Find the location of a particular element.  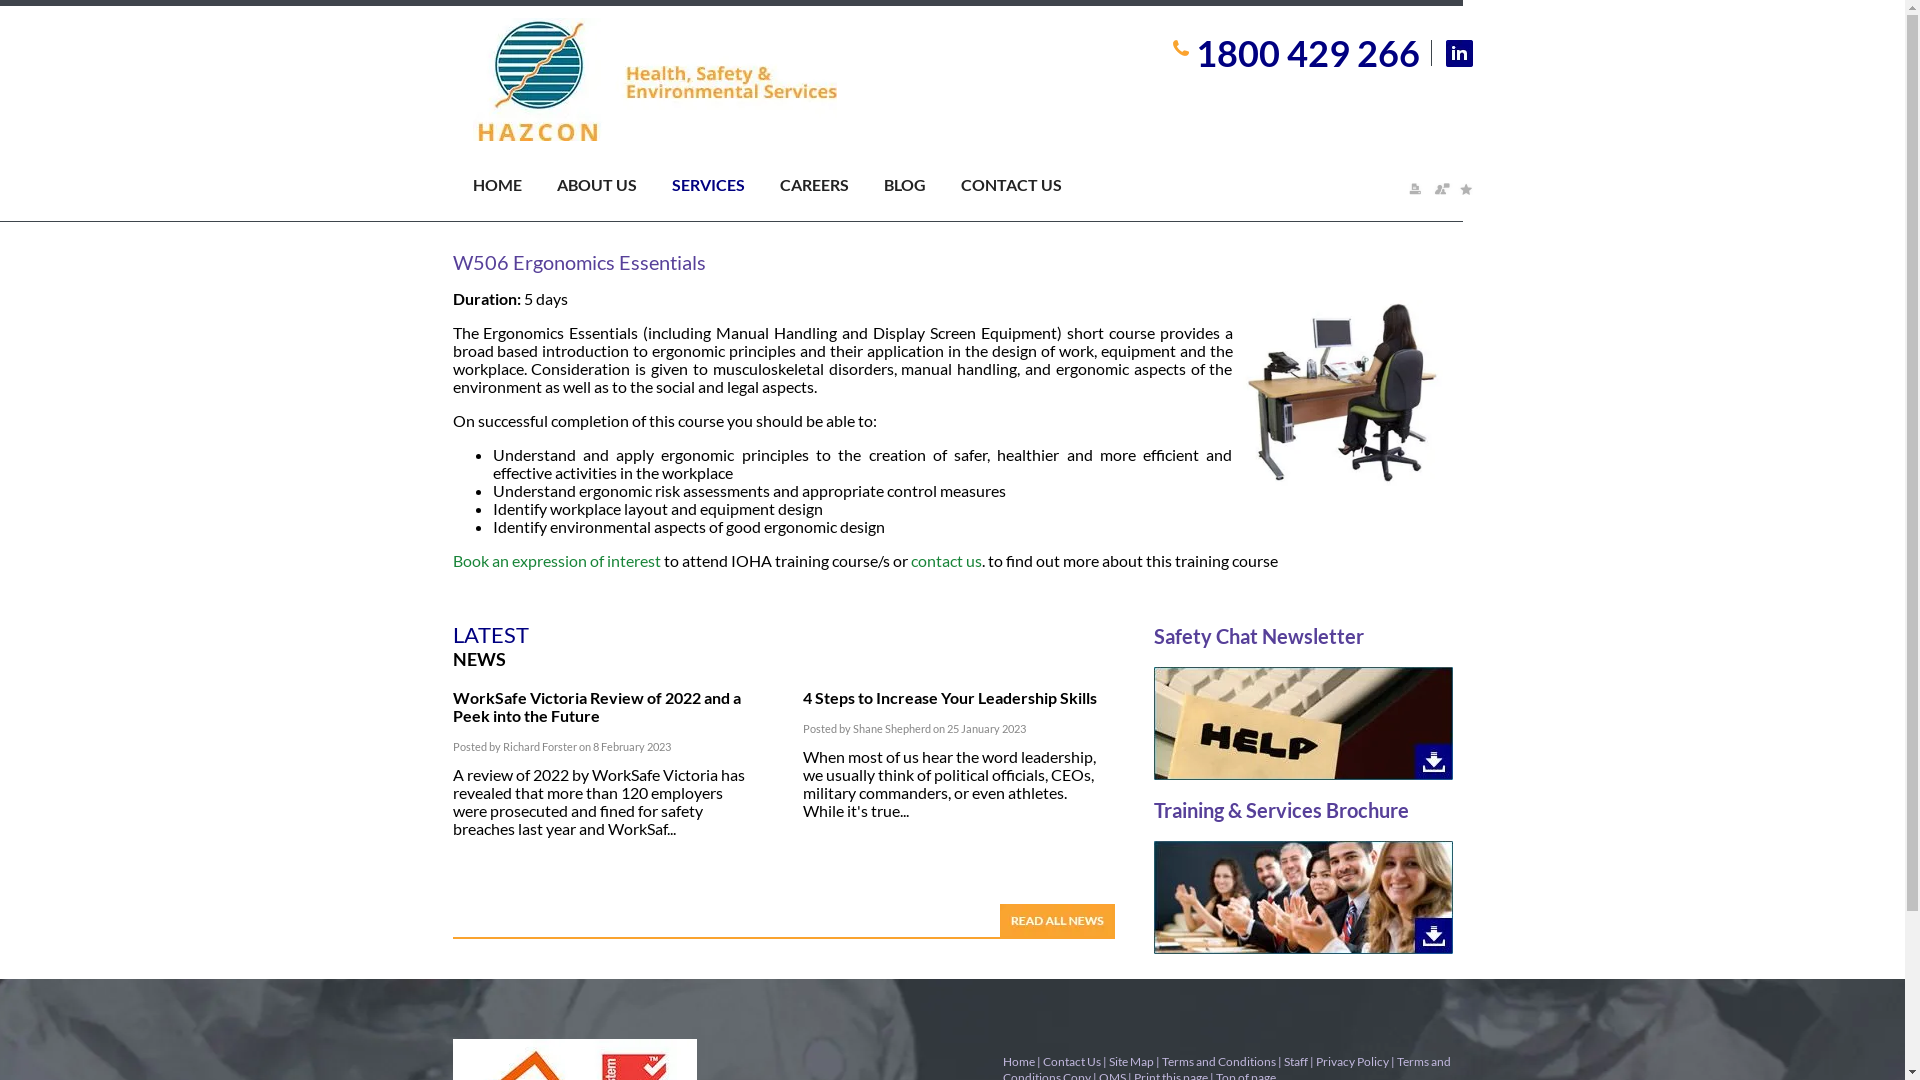

'BLOG' is located at coordinates (921, 189).